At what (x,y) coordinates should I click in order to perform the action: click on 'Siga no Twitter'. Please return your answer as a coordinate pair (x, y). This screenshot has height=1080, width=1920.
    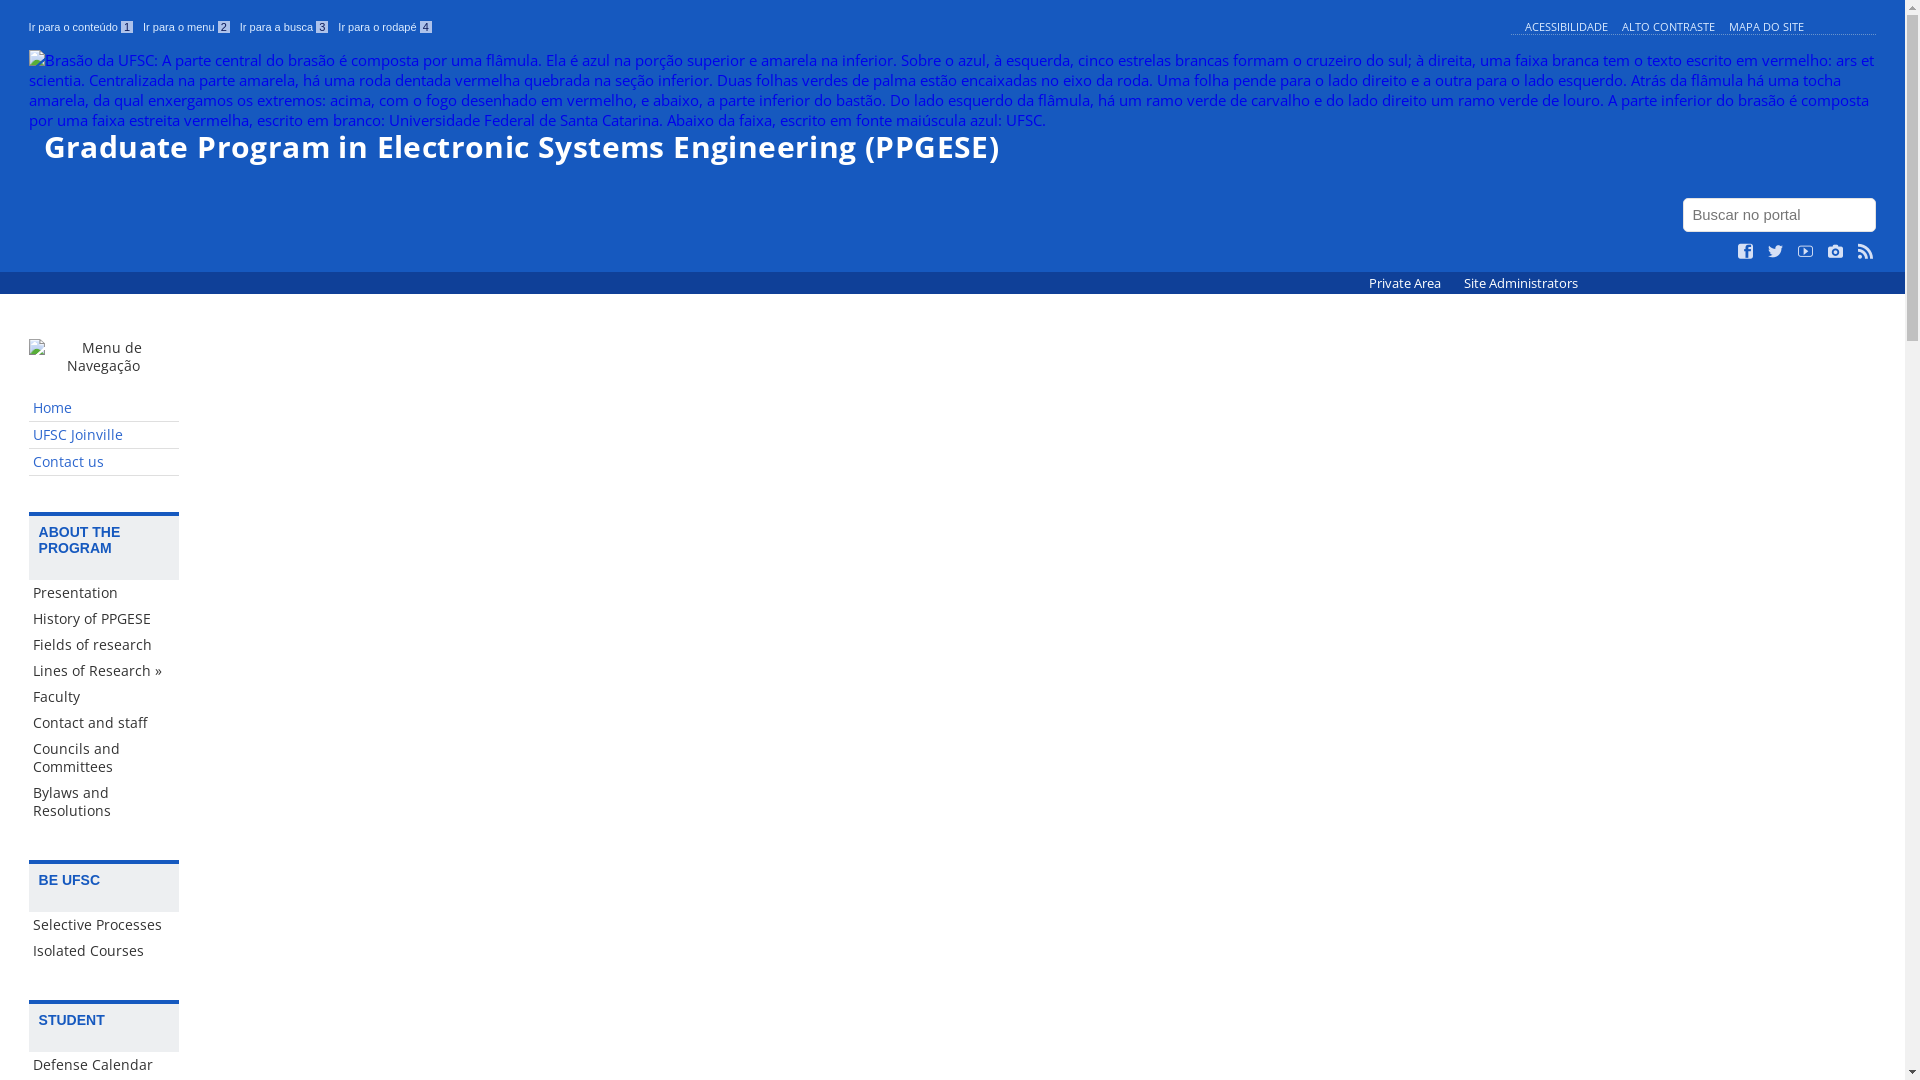
    Looking at the image, I should click on (1776, 250).